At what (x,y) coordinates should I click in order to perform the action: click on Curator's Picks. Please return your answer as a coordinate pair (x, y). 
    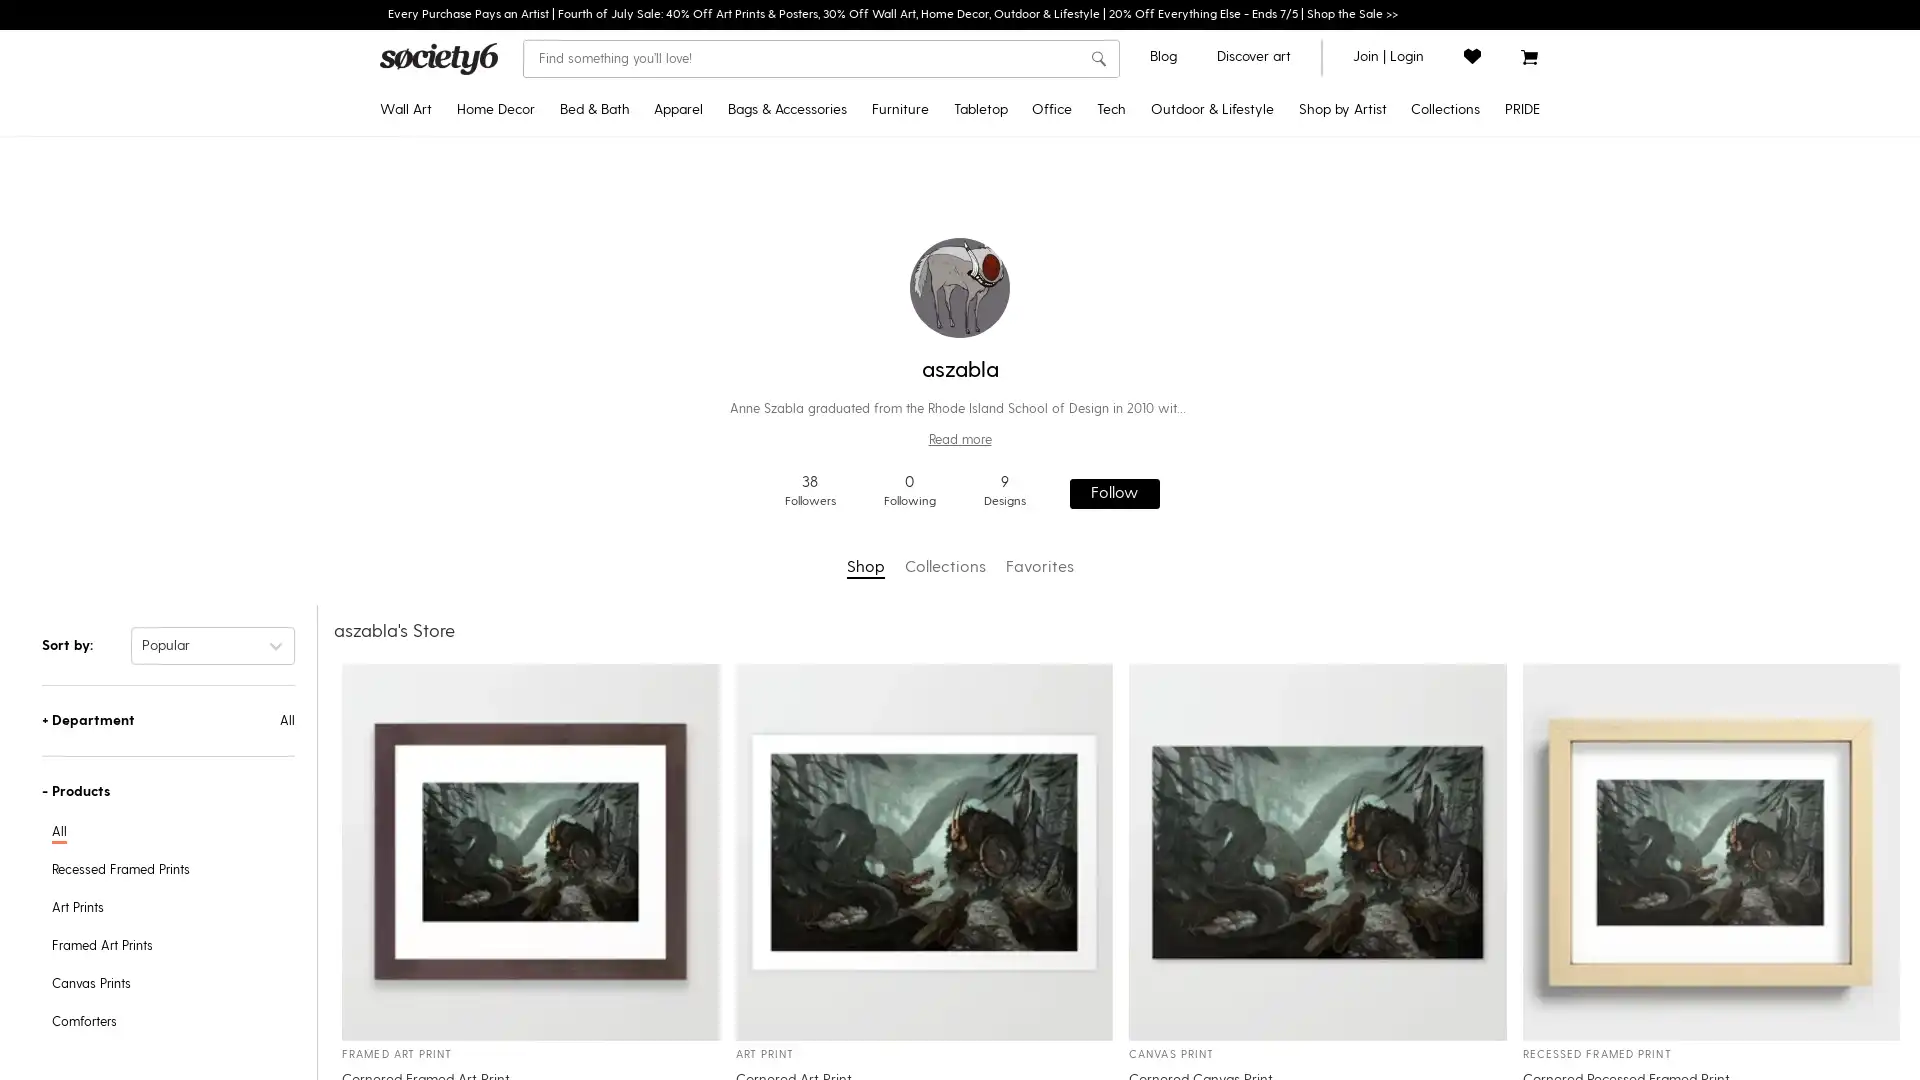
    Looking at the image, I should click on (1288, 482).